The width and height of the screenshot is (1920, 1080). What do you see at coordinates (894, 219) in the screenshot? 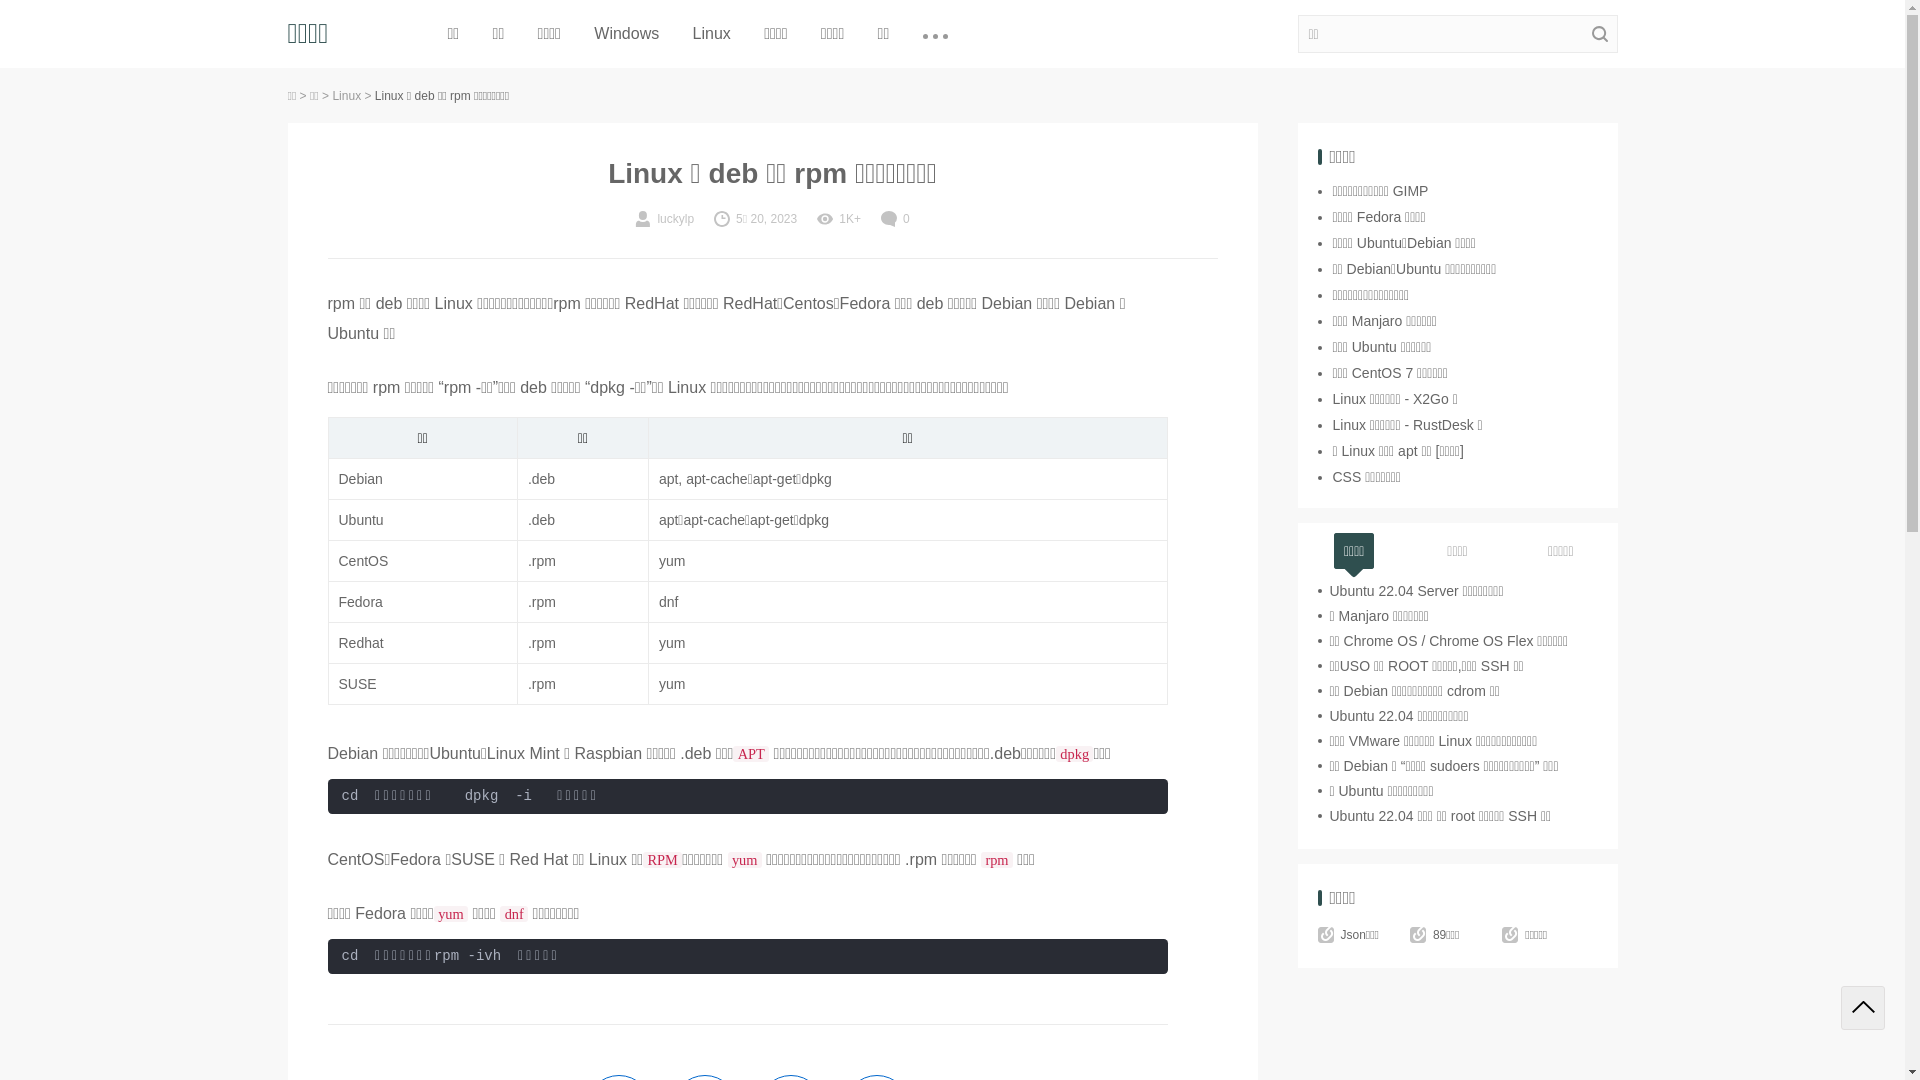
I see `'0'` at bounding box center [894, 219].